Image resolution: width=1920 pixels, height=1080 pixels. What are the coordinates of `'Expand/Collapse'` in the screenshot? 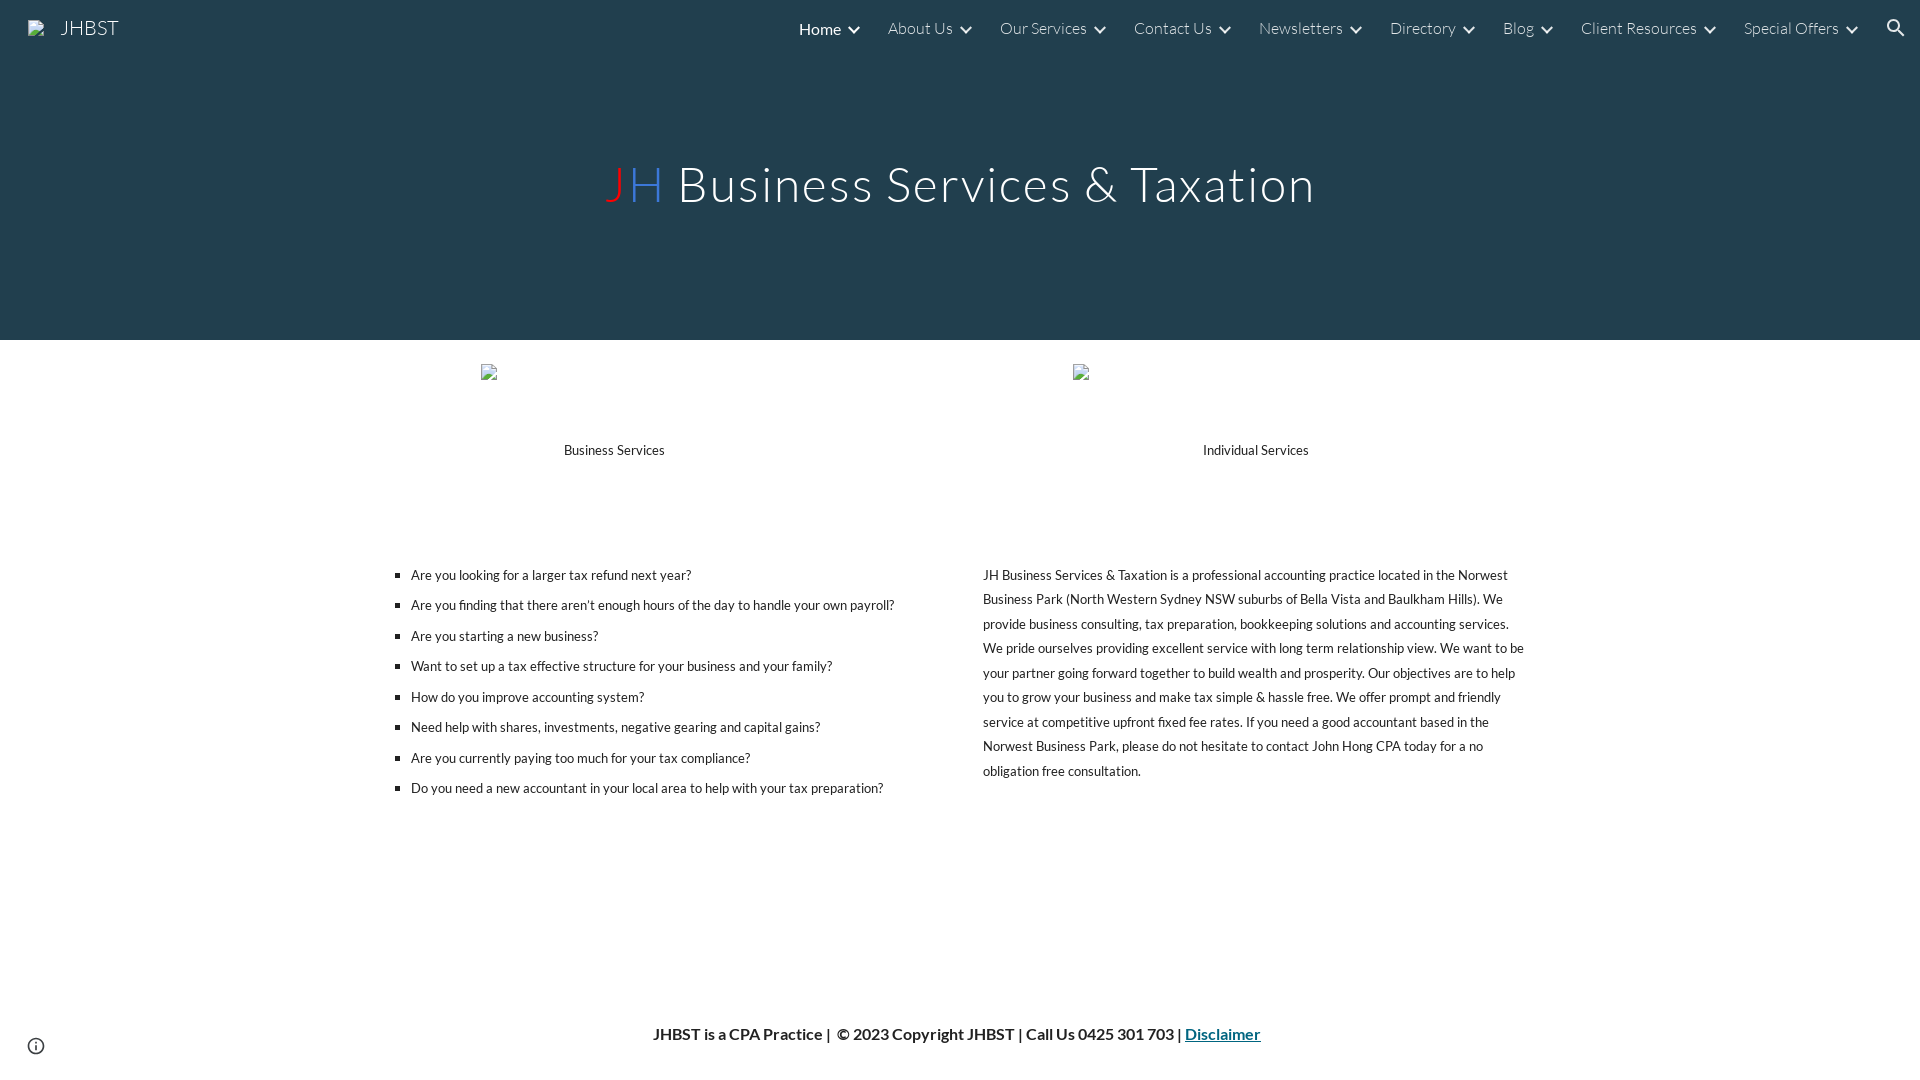 It's located at (1468, 27).